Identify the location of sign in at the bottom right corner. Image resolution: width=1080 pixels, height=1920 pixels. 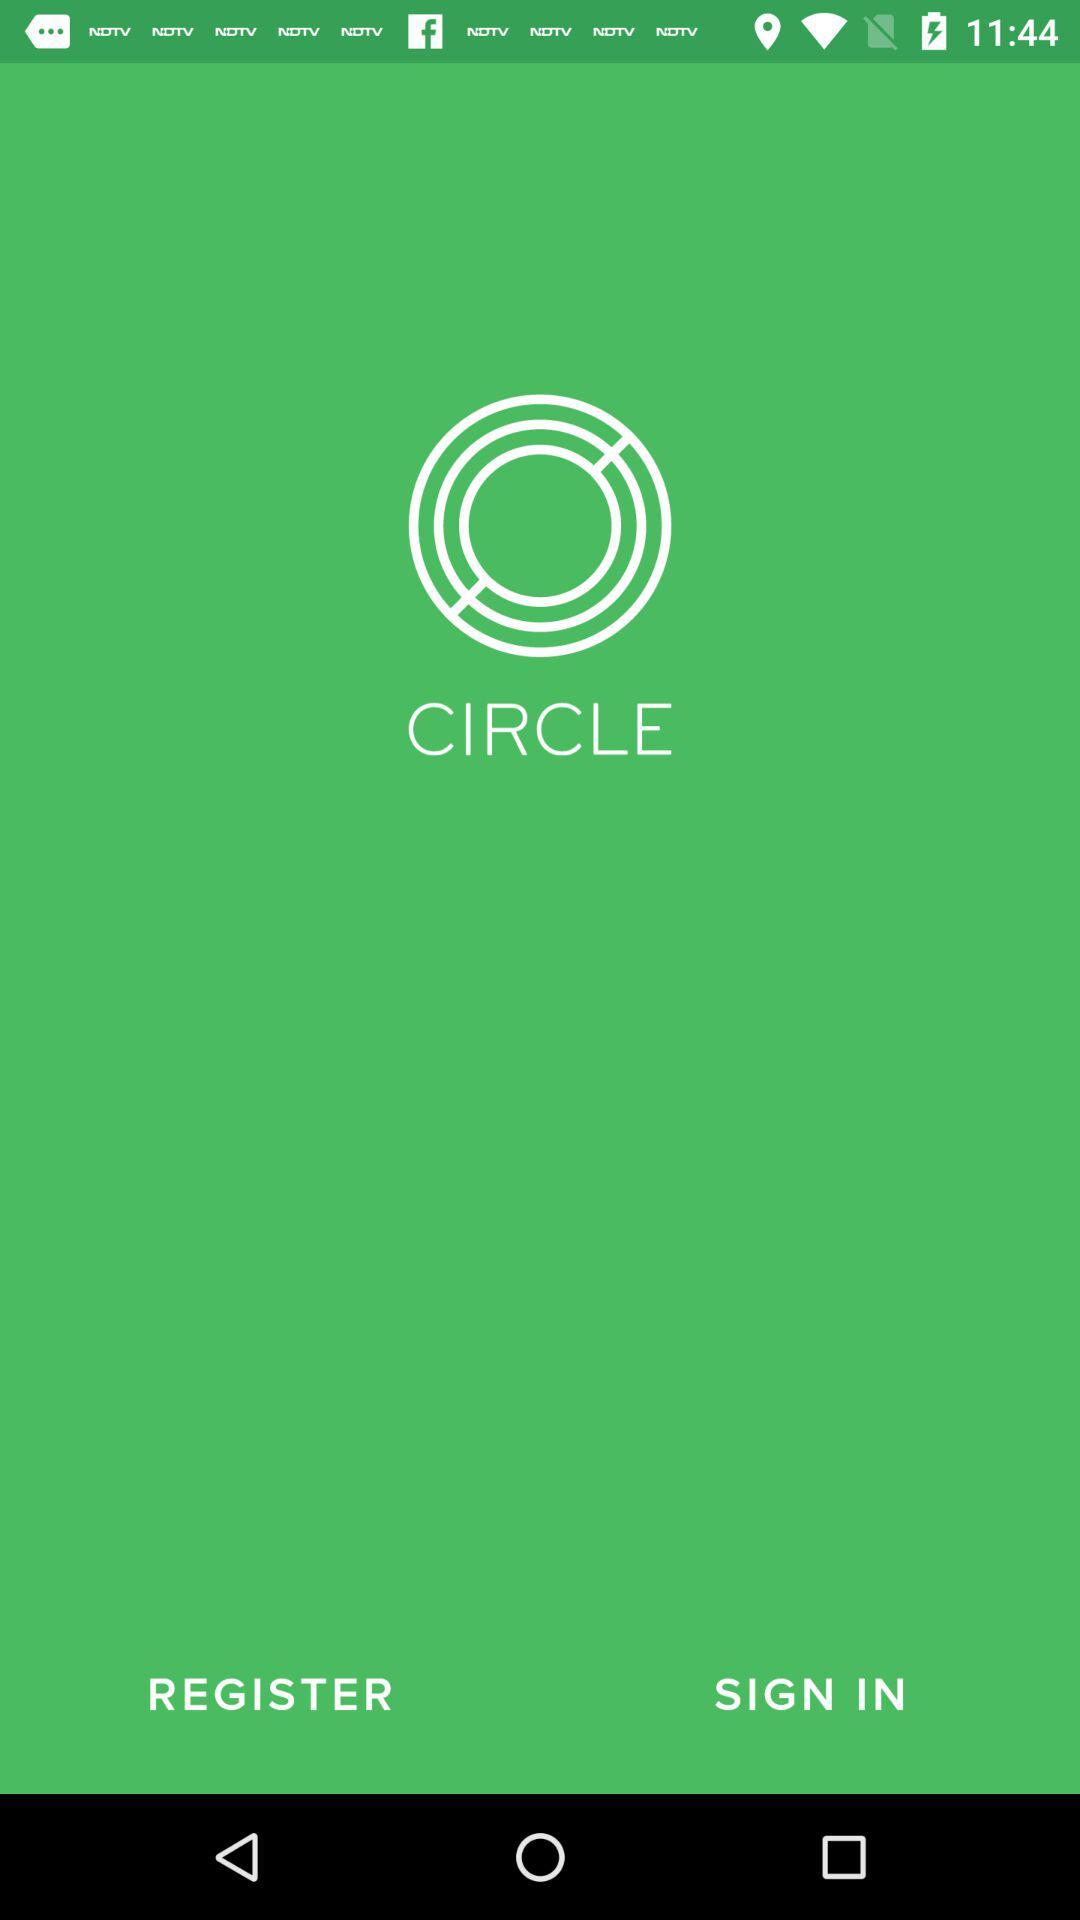
(810, 1694).